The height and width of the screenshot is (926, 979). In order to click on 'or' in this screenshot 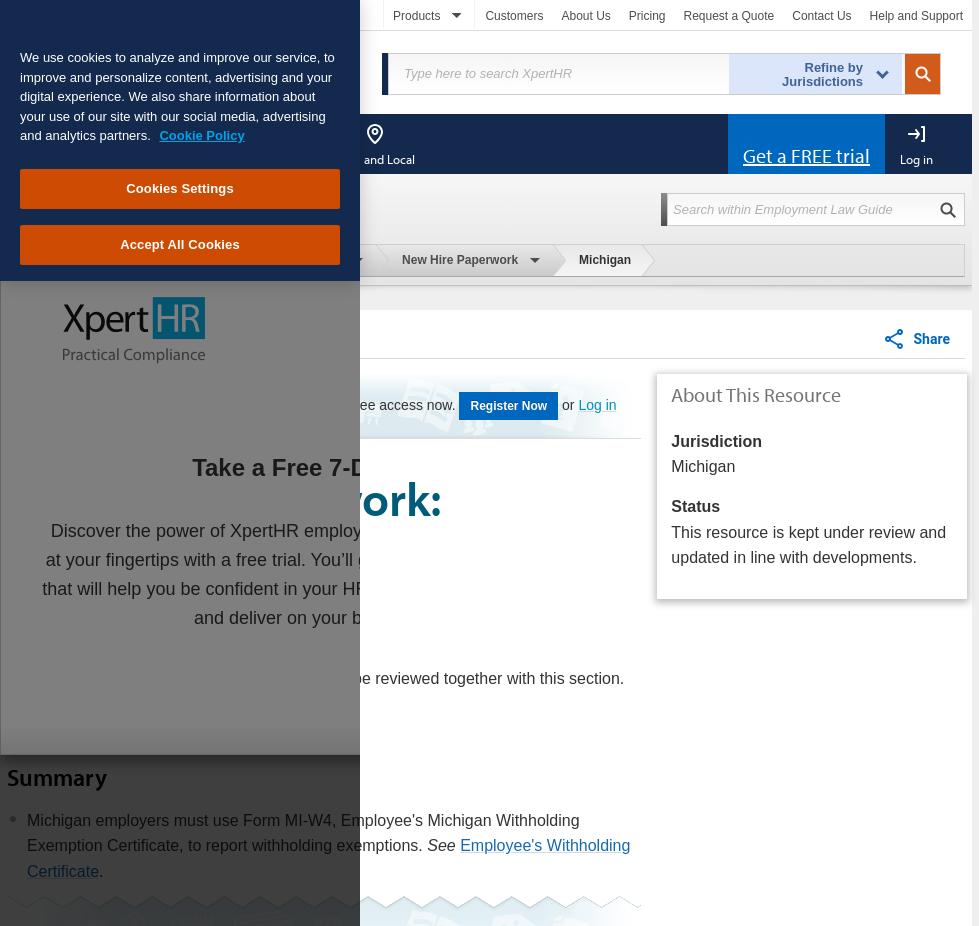, I will do `click(567, 404)`.